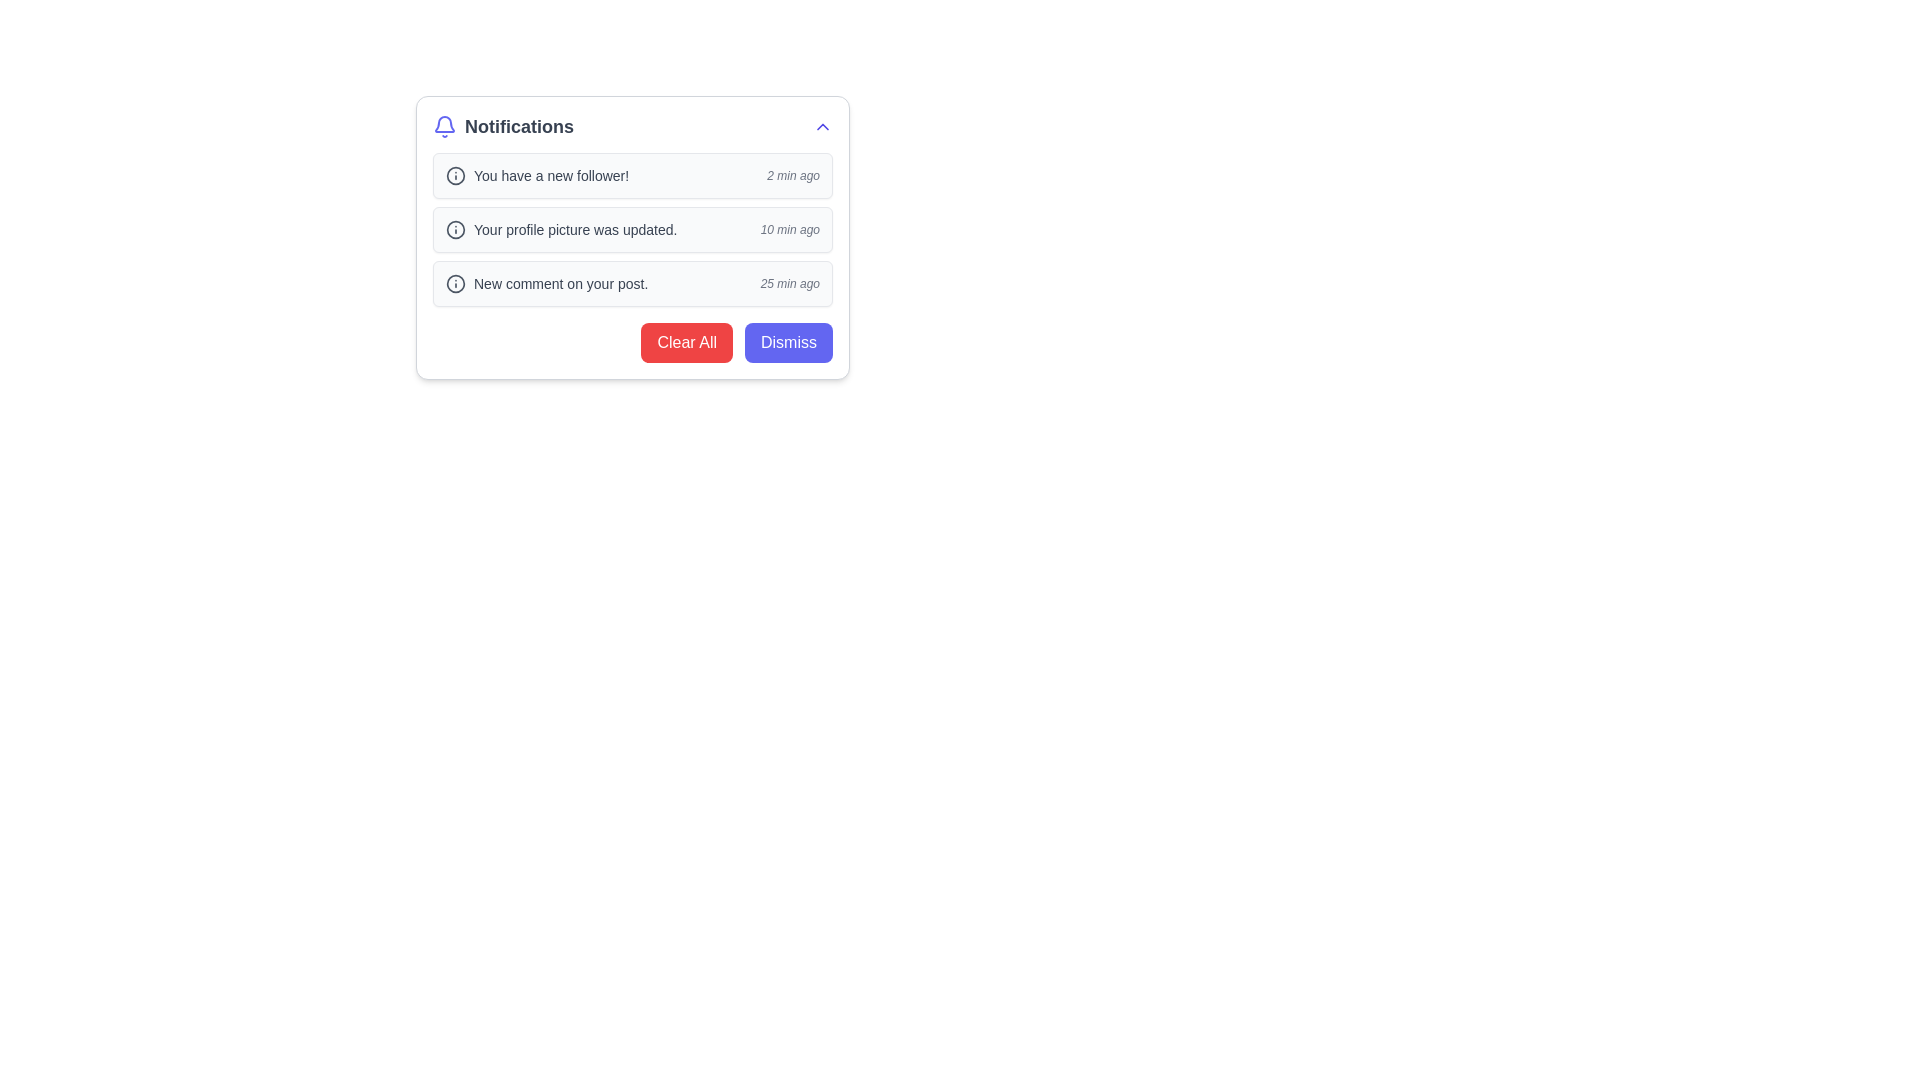  What do you see at coordinates (455, 284) in the screenshot?
I see `the information icon located to the left of the text in the notification labeled 'New comment on your post.'` at bounding box center [455, 284].